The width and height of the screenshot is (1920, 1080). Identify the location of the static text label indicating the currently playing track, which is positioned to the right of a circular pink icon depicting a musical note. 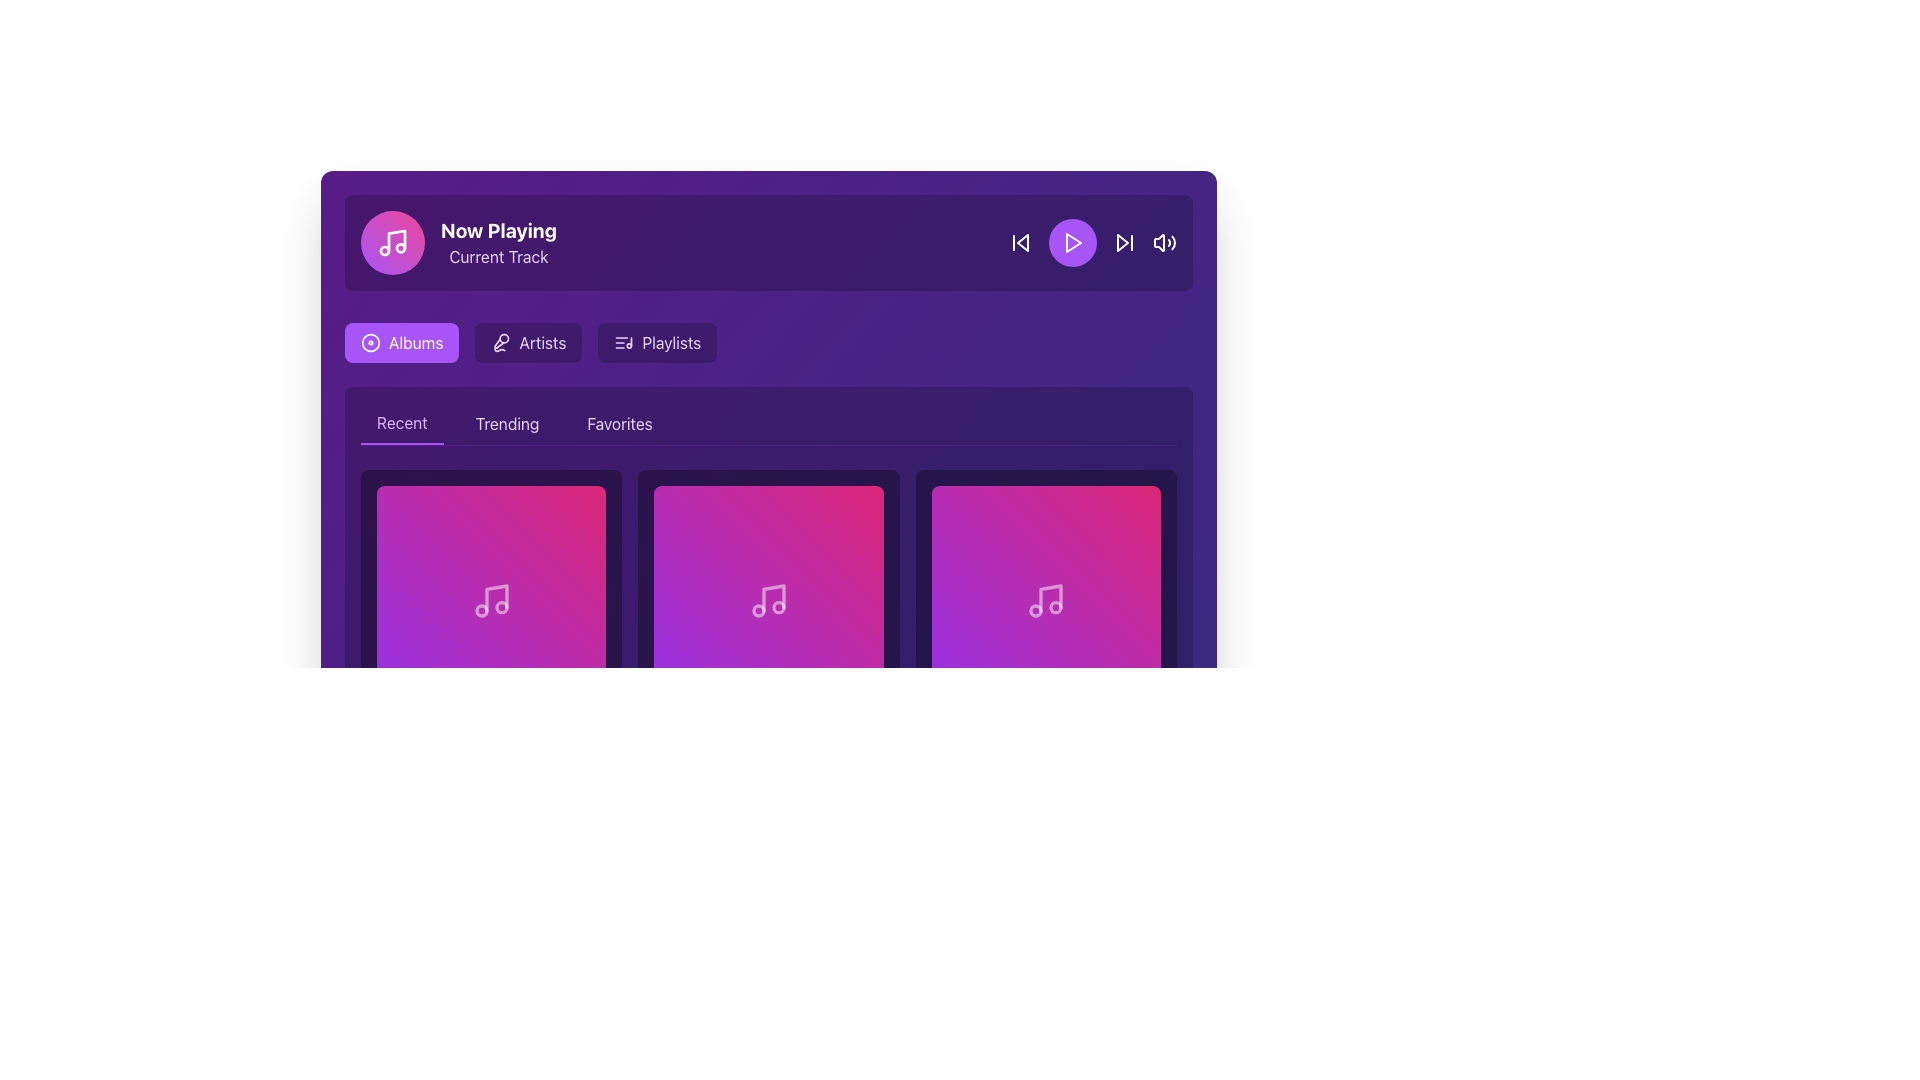
(499, 230).